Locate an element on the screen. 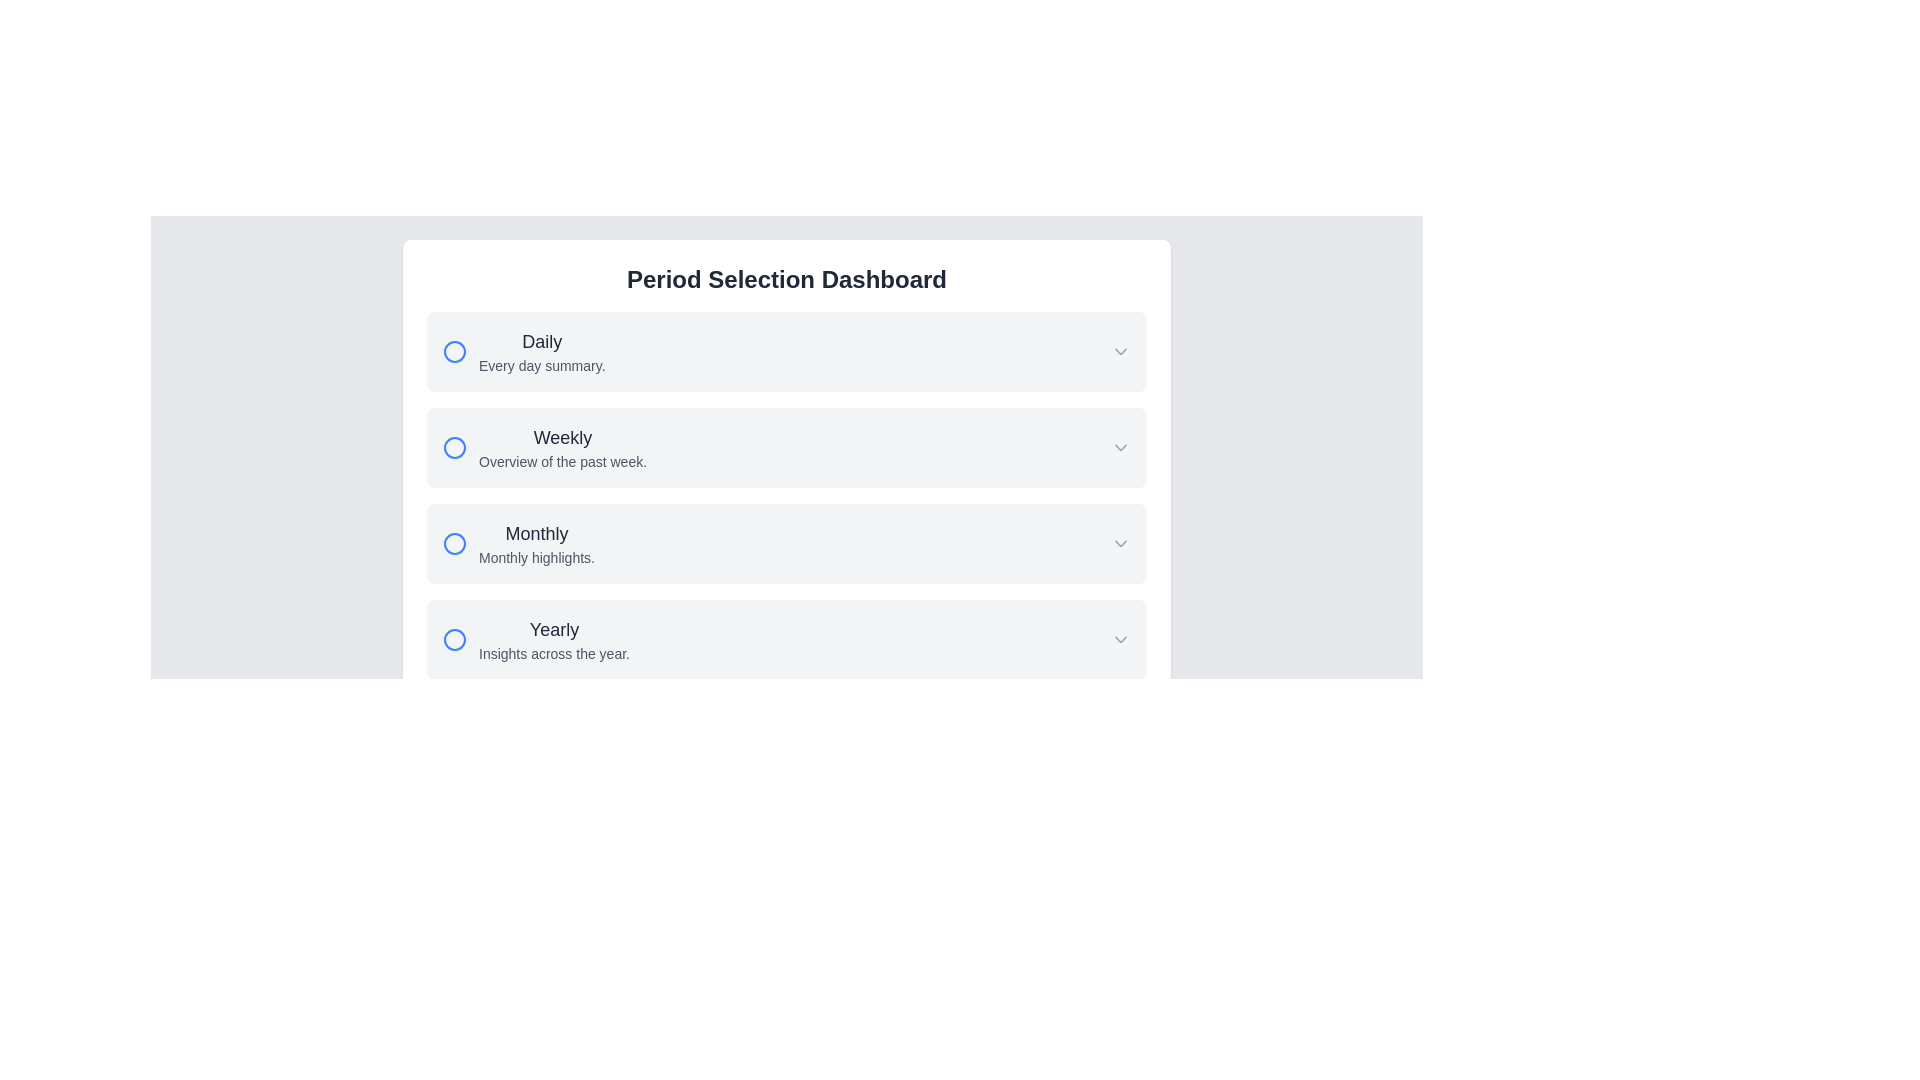 The width and height of the screenshot is (1920, 1080). the circular radio button with a blue border located next to the 'Monthly' option label is located at coordinates (454, 543).